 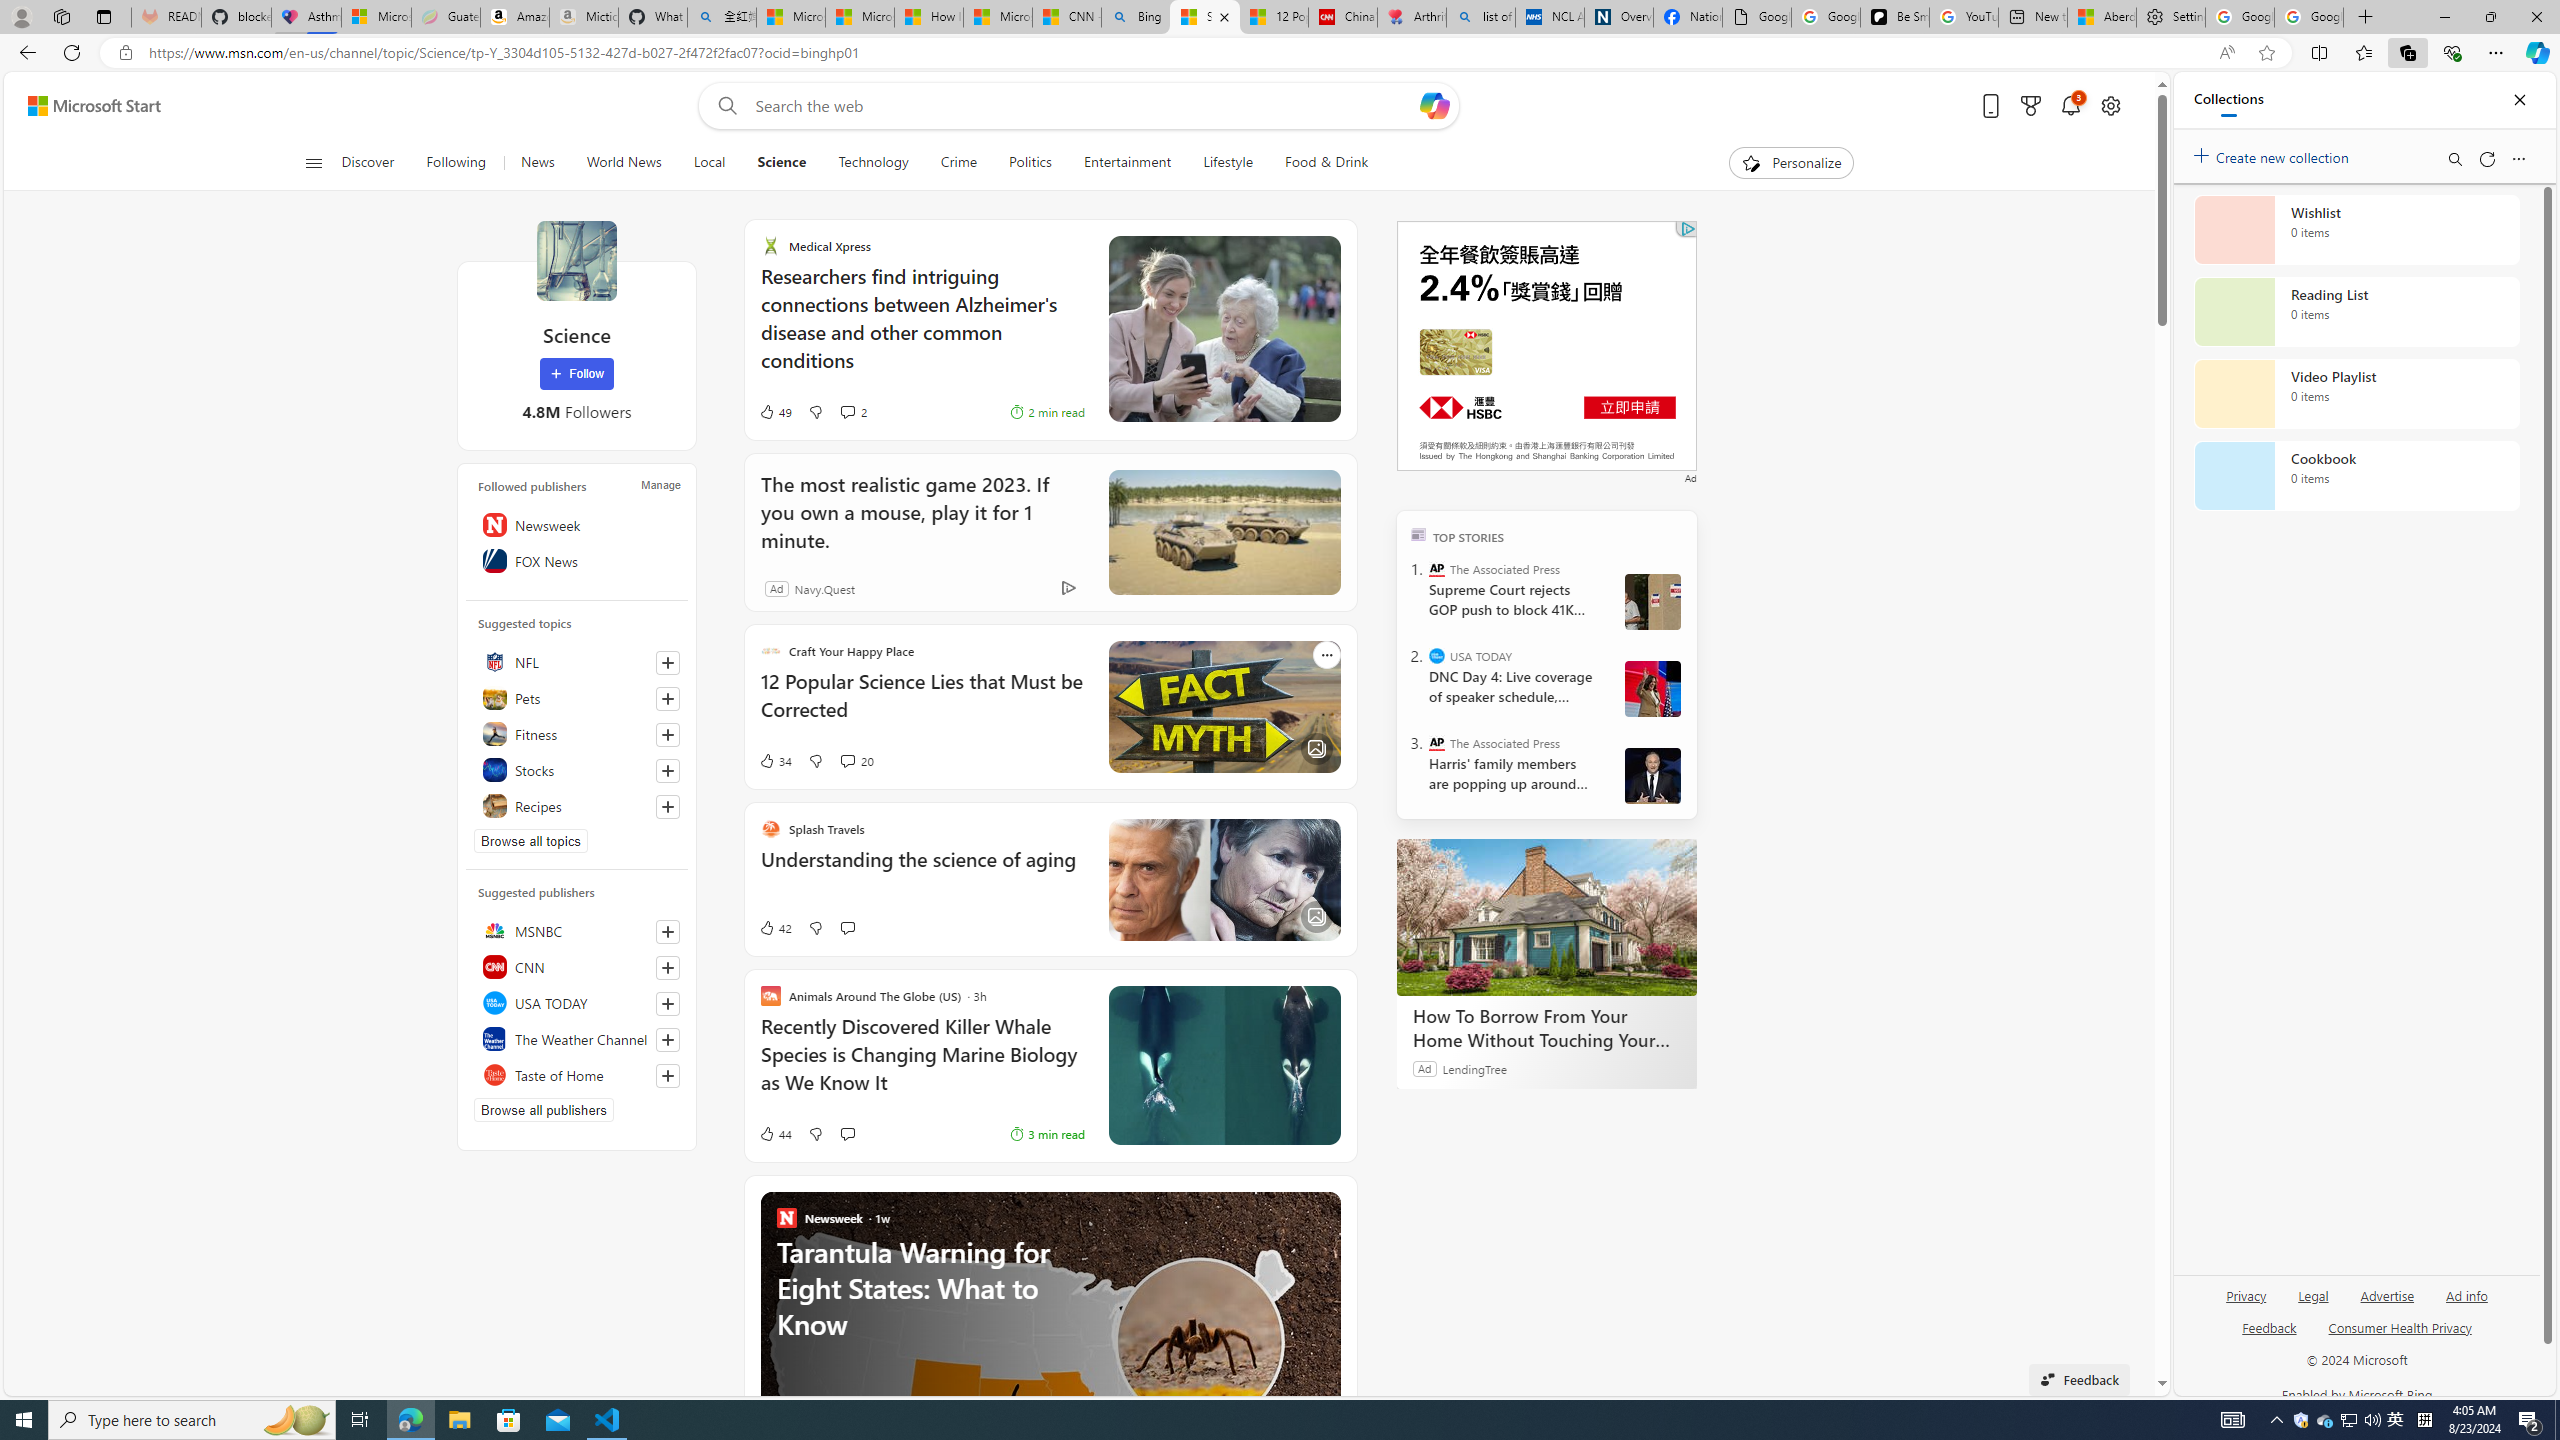 I want to click on 'Newsweek', so click(x=575, y=524).